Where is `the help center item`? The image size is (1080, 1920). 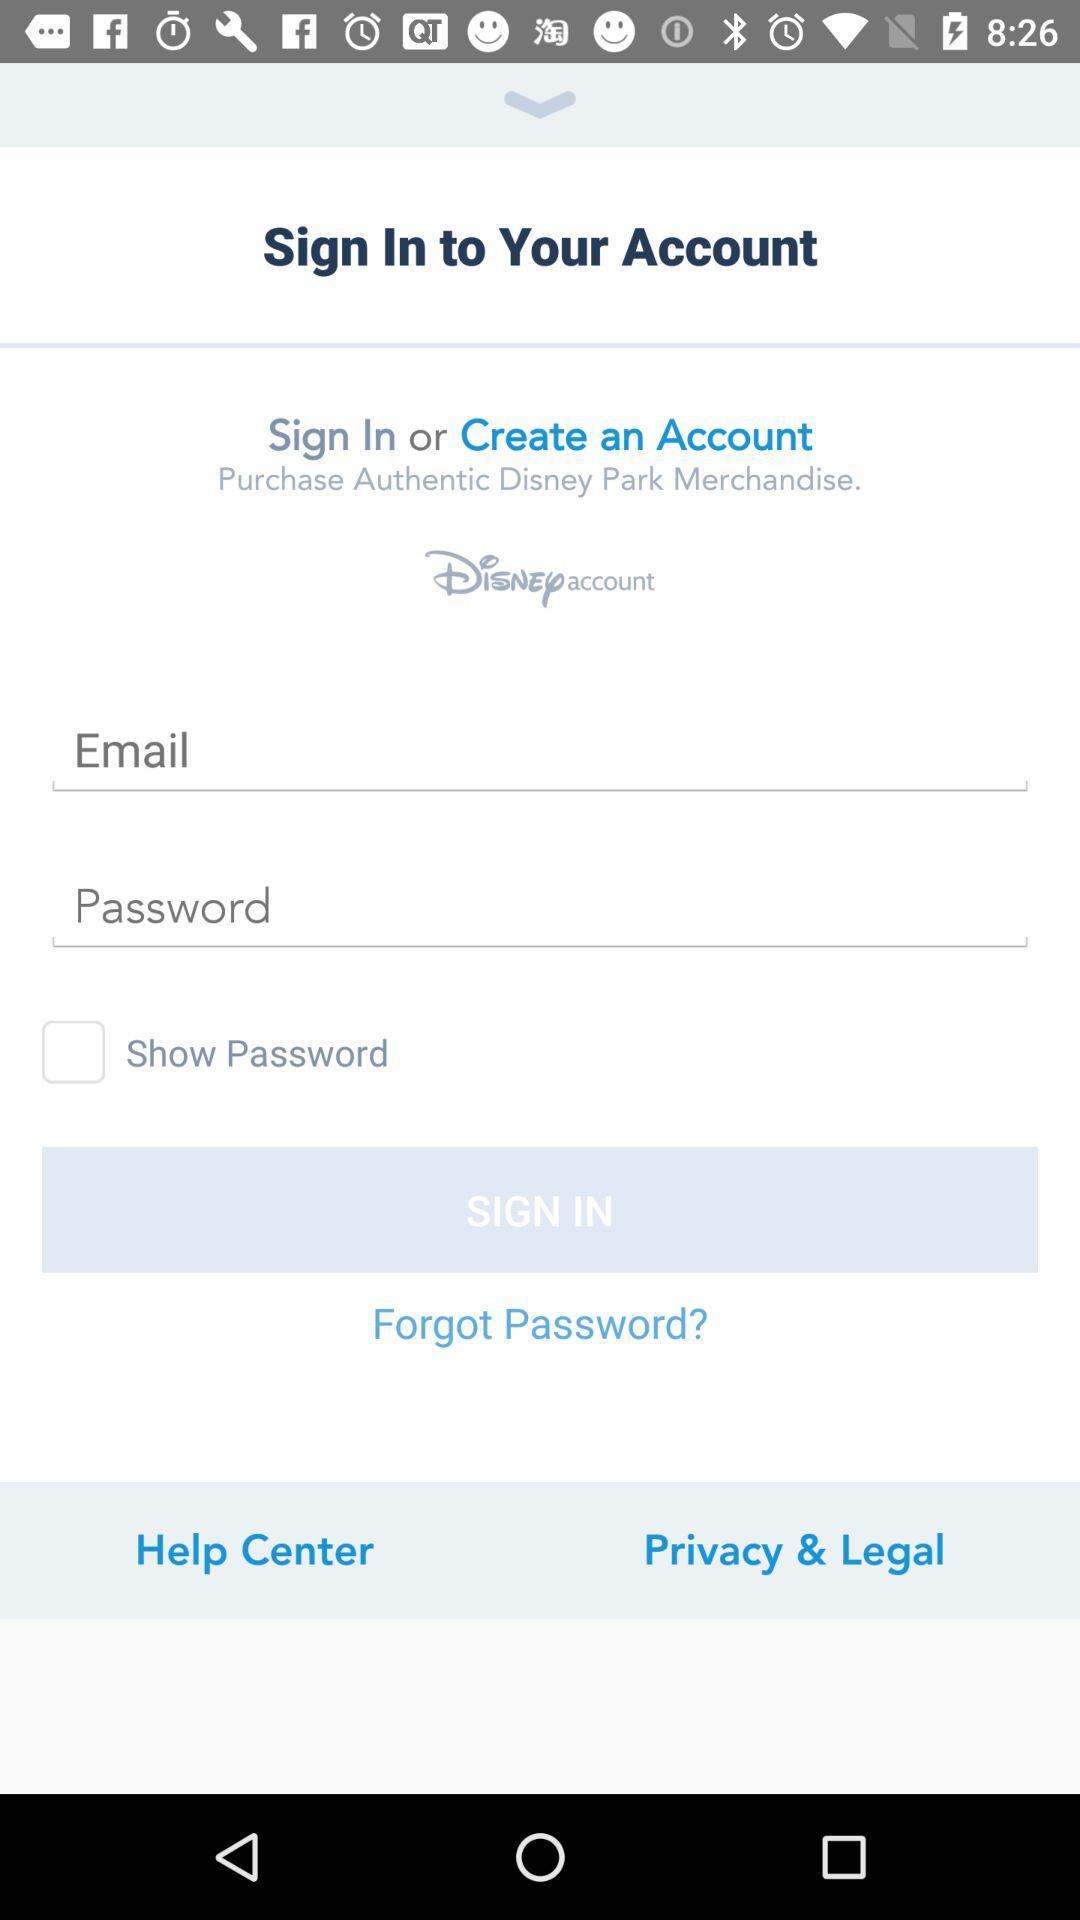
the help center item is located at coordinates (253, 1549).